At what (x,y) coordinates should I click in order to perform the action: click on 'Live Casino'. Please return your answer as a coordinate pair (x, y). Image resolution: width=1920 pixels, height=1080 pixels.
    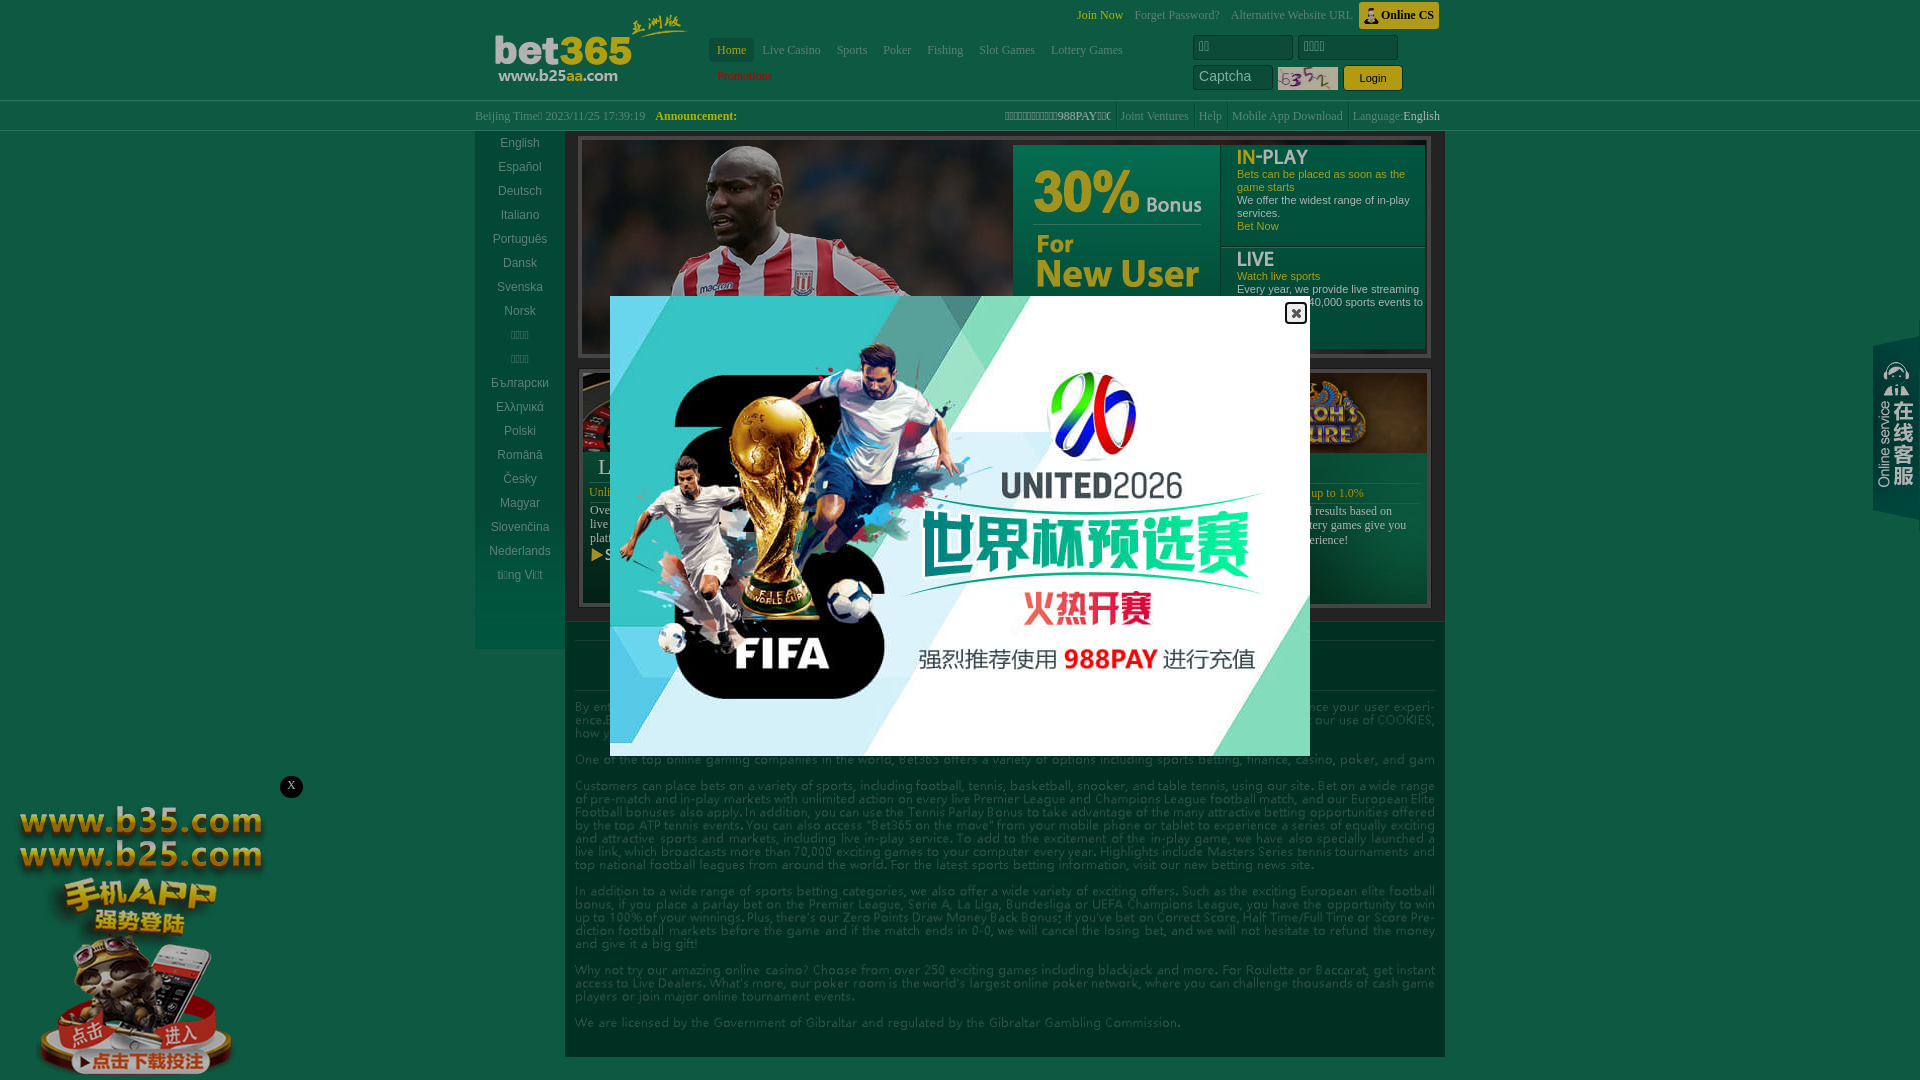
    Looking at the image, I should click on (790, 49).